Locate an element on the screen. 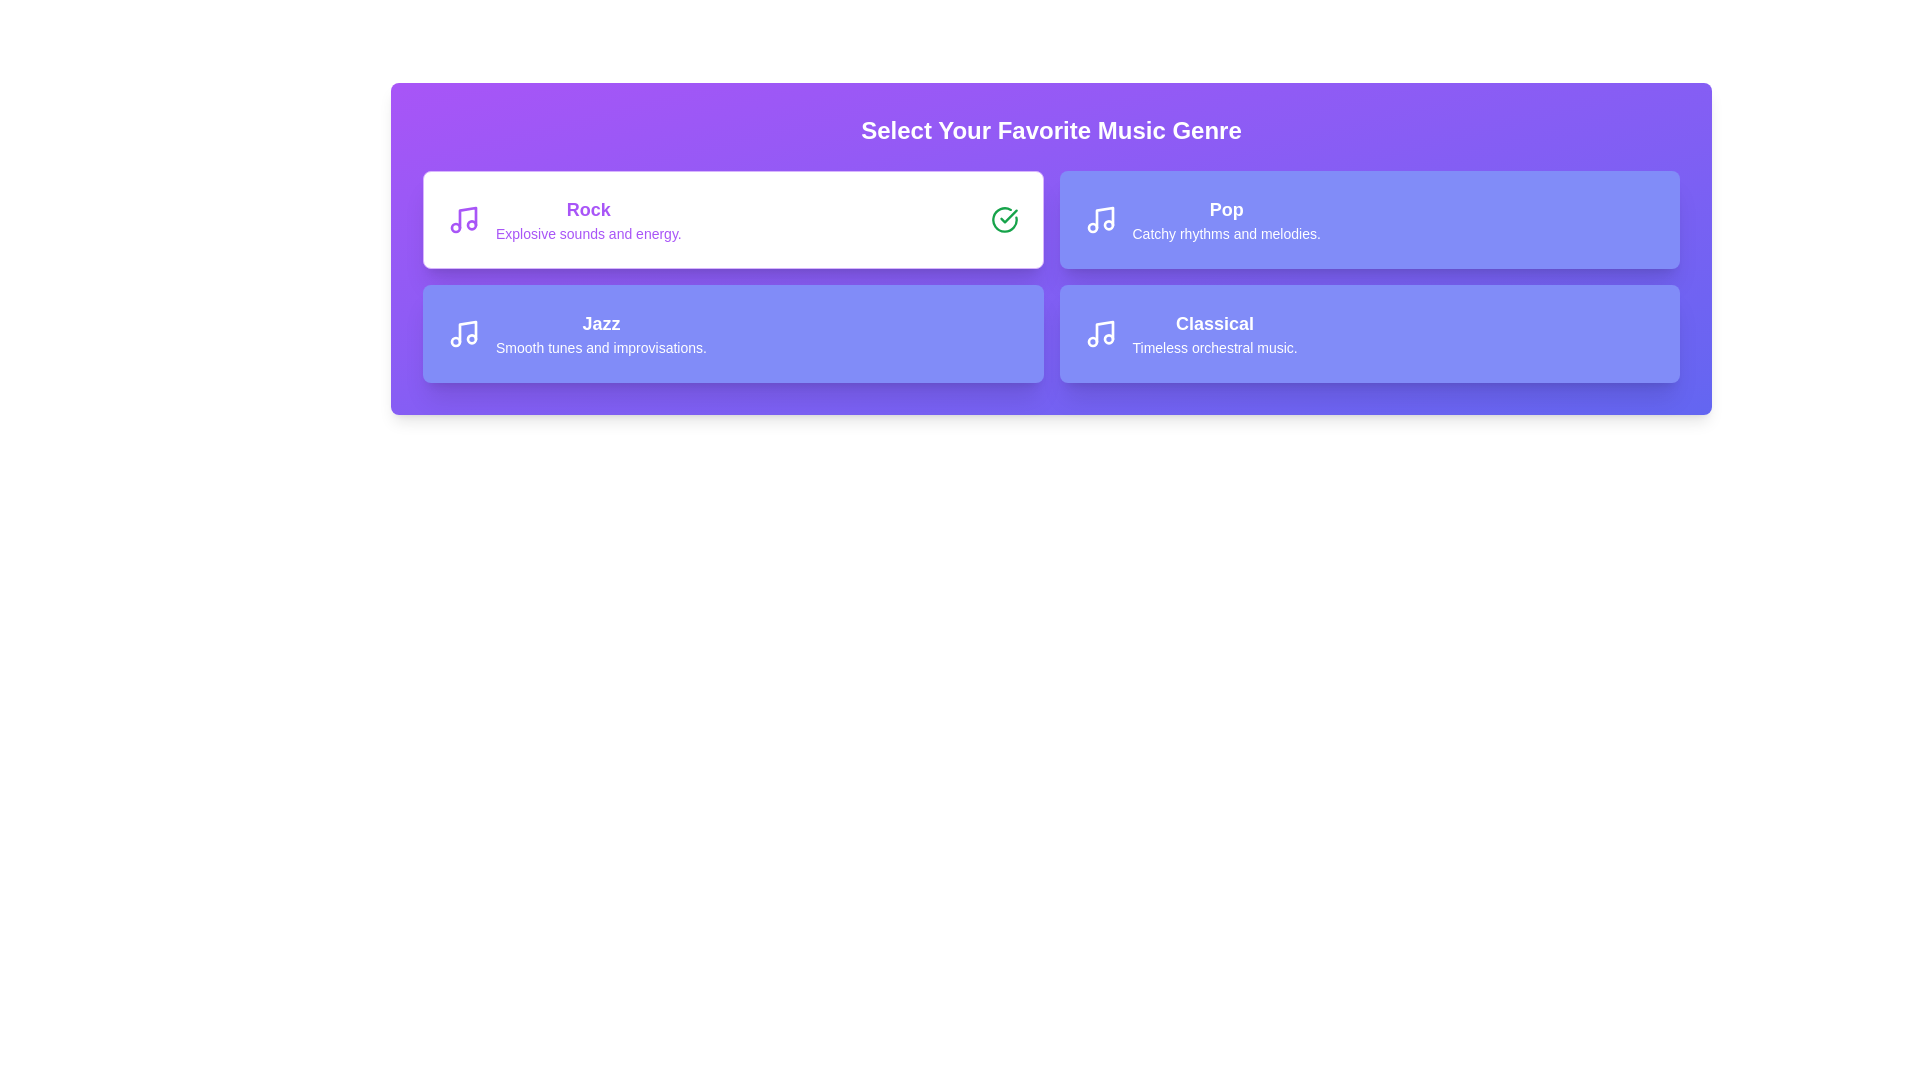 The image size is (1920, 1080). the design of the musical notes icon located in the top-left corner of the 'Jazz' card, which has a white outline on a light blue background is located at coordinates (463, 333).